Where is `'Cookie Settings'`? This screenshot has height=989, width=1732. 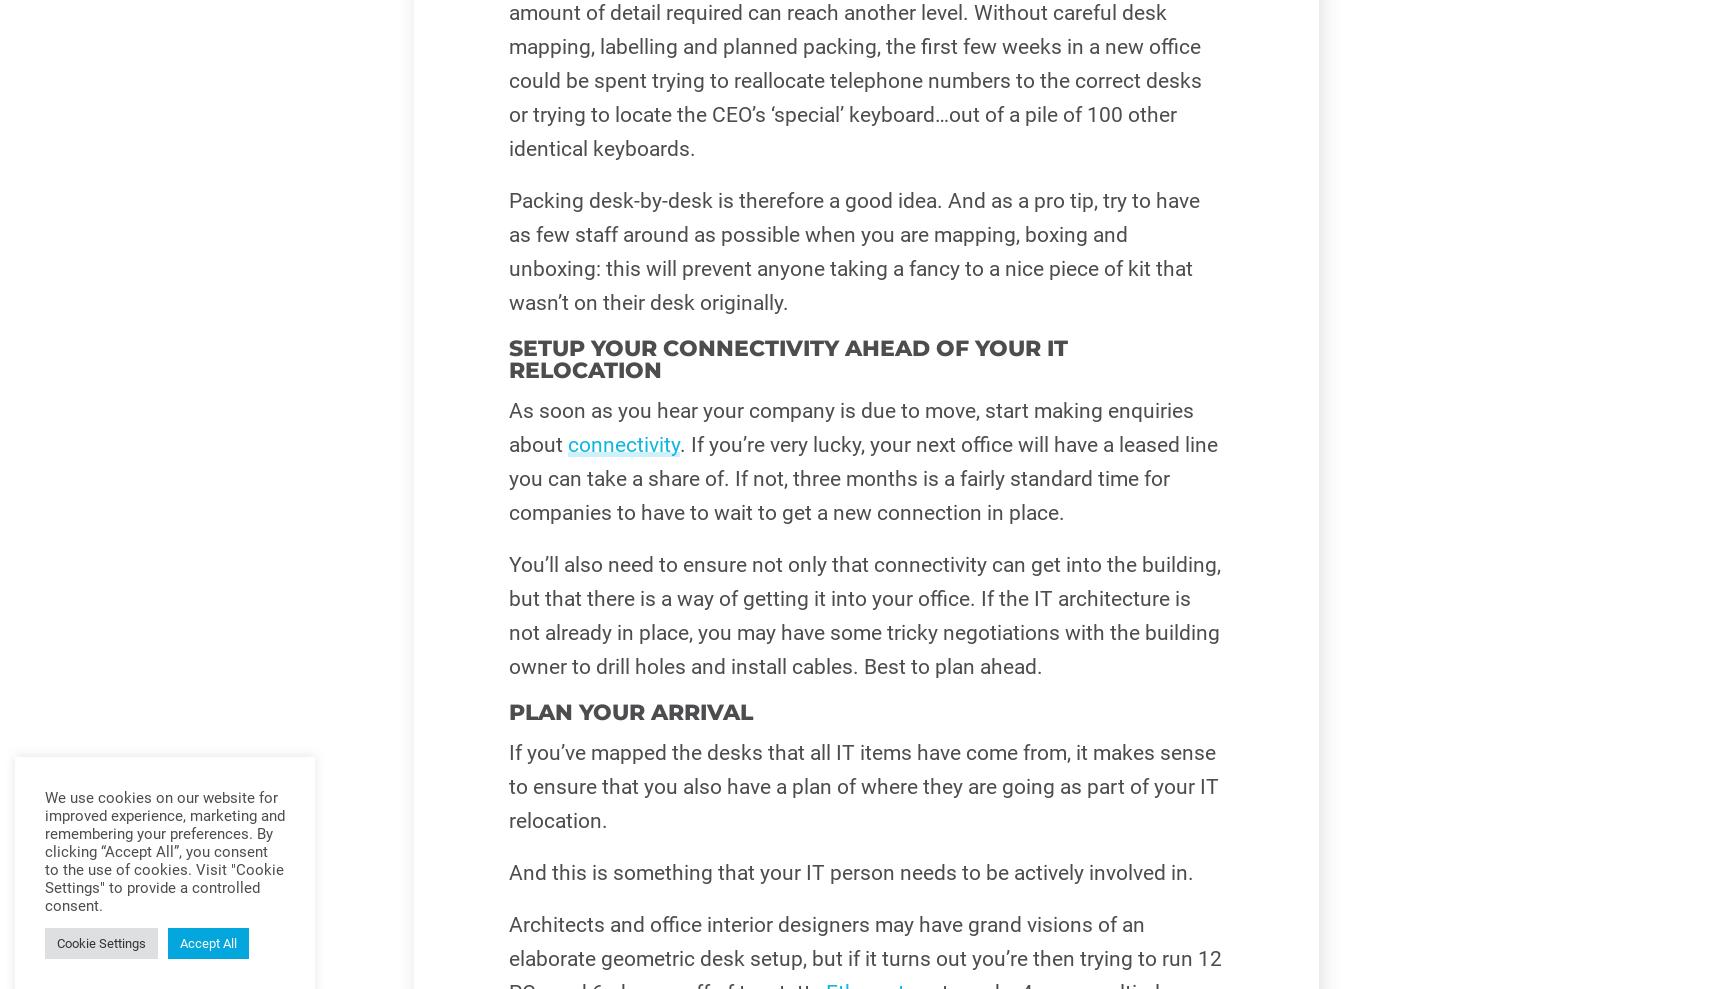
'Cookie Settings' is located at coordinates (101, 943).